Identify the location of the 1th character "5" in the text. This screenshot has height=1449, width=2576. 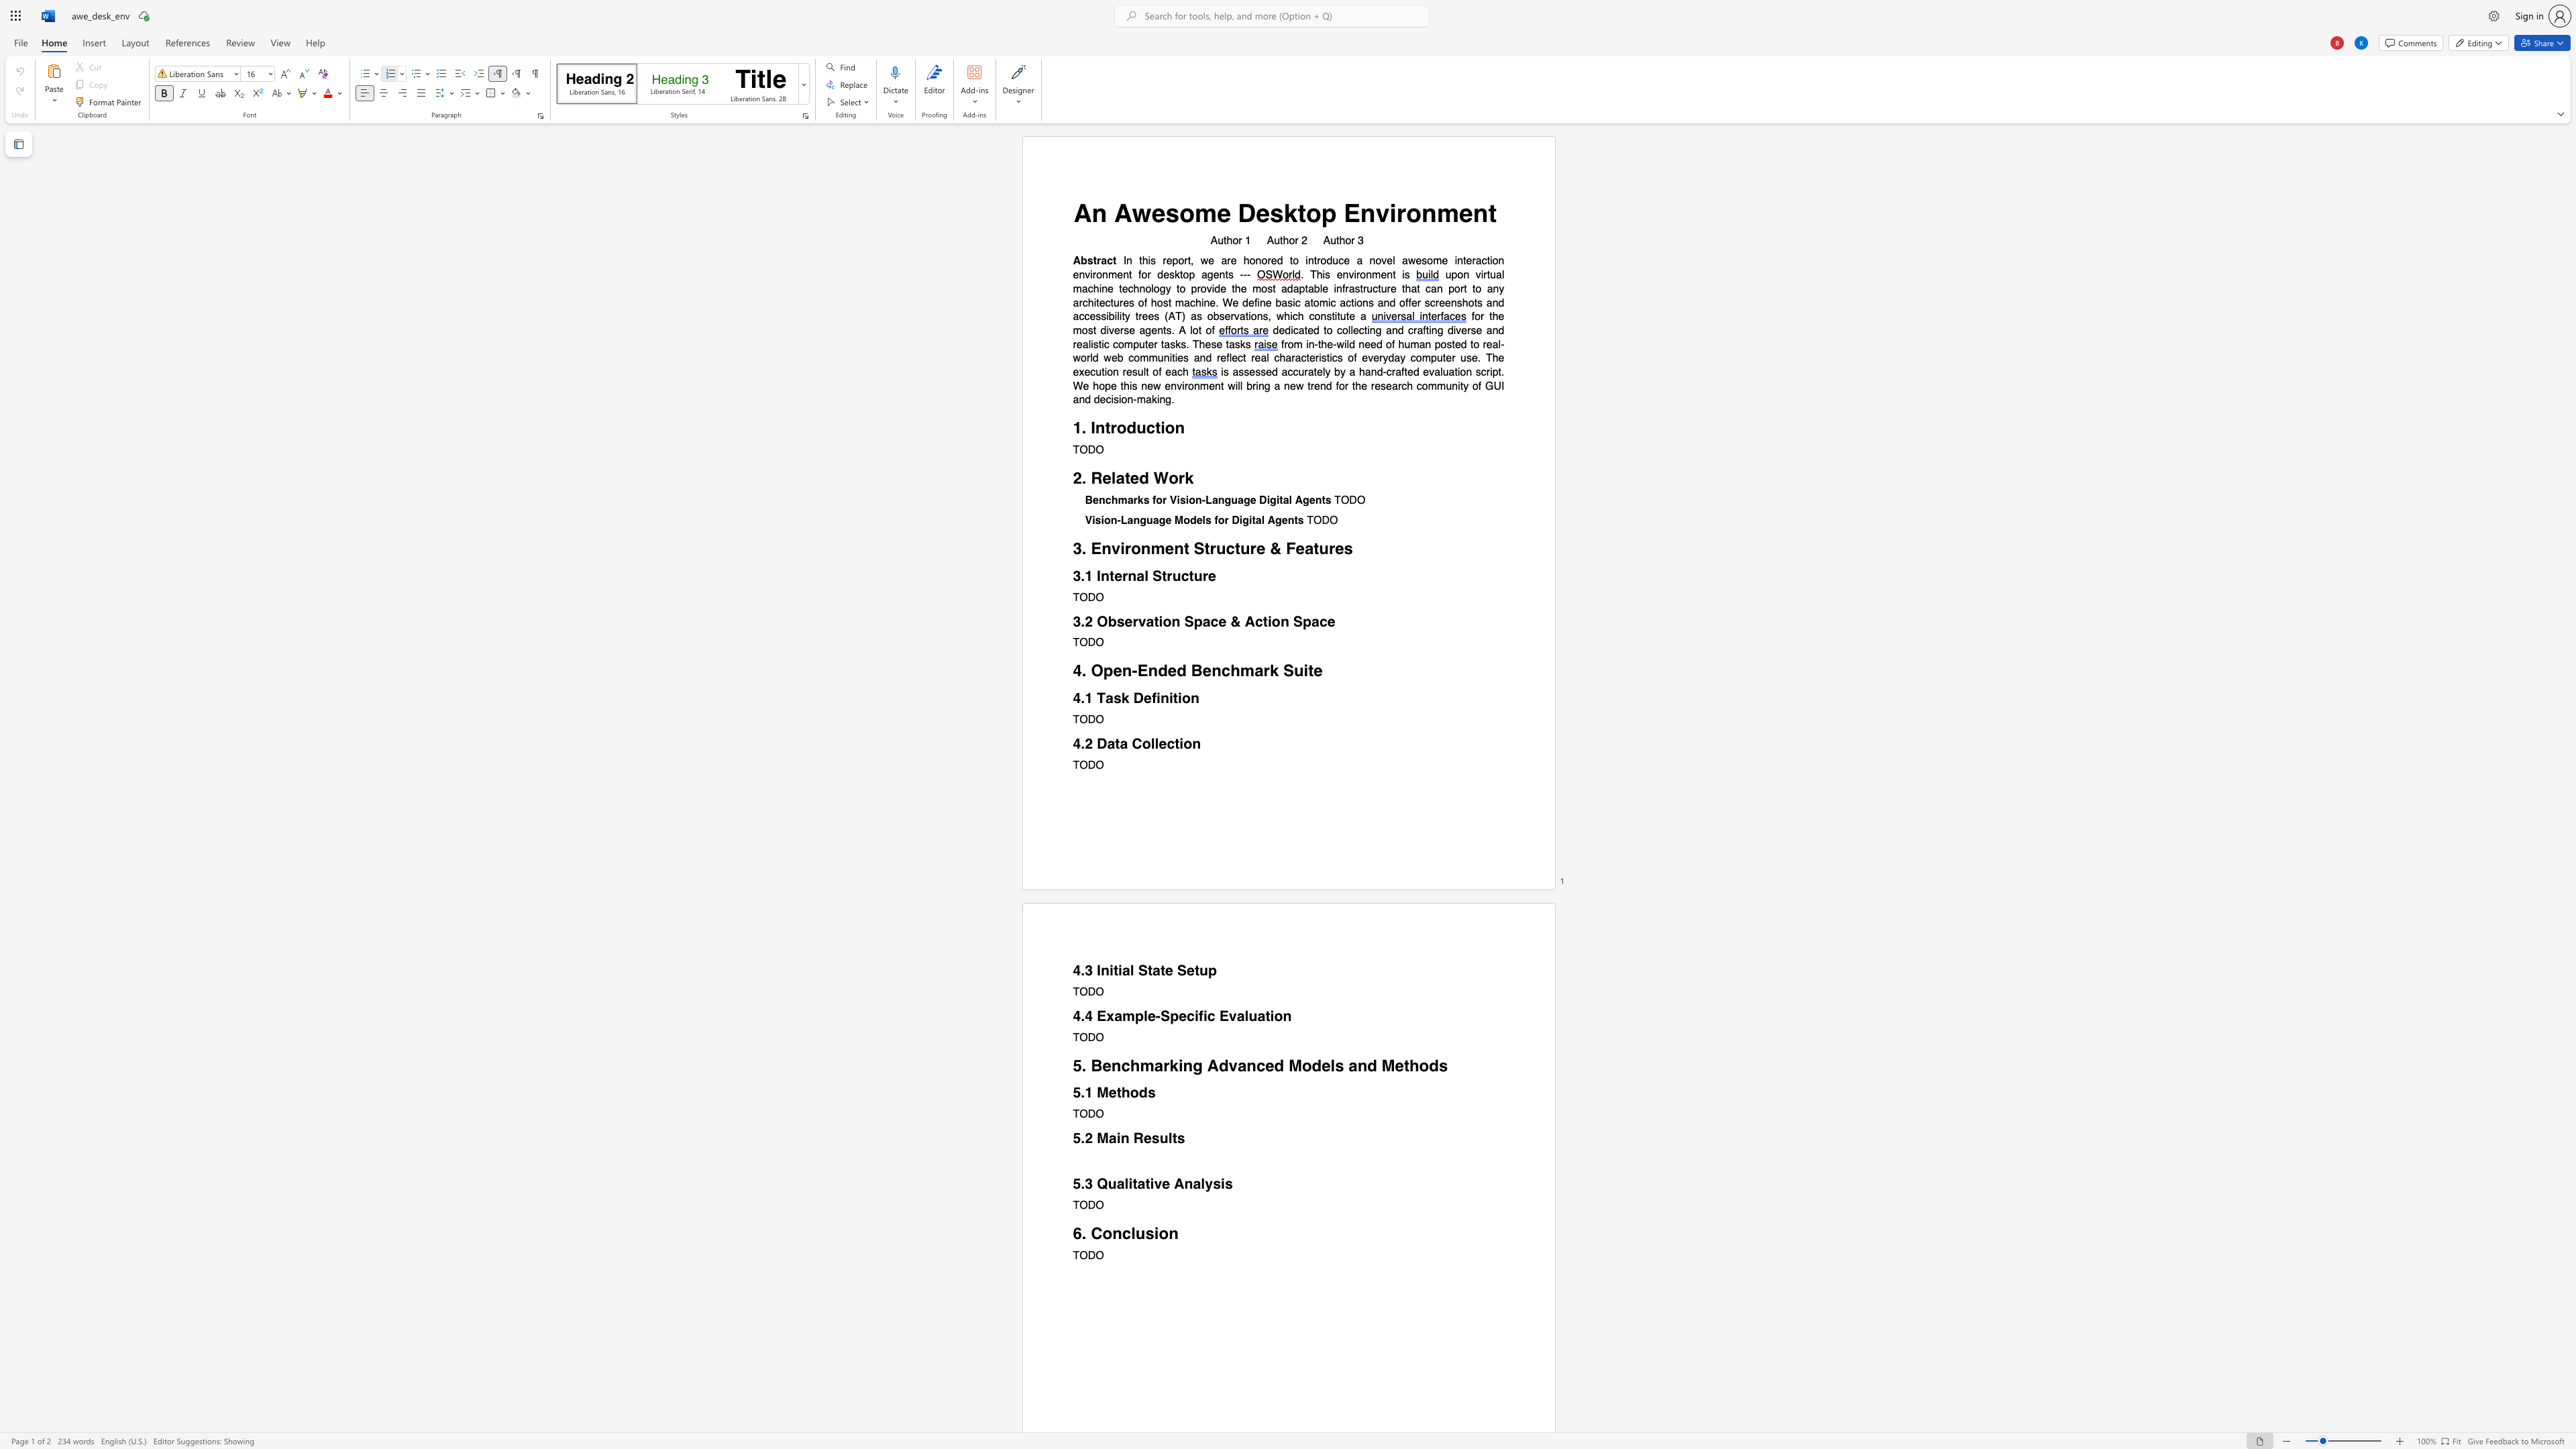
(1077, 1065).